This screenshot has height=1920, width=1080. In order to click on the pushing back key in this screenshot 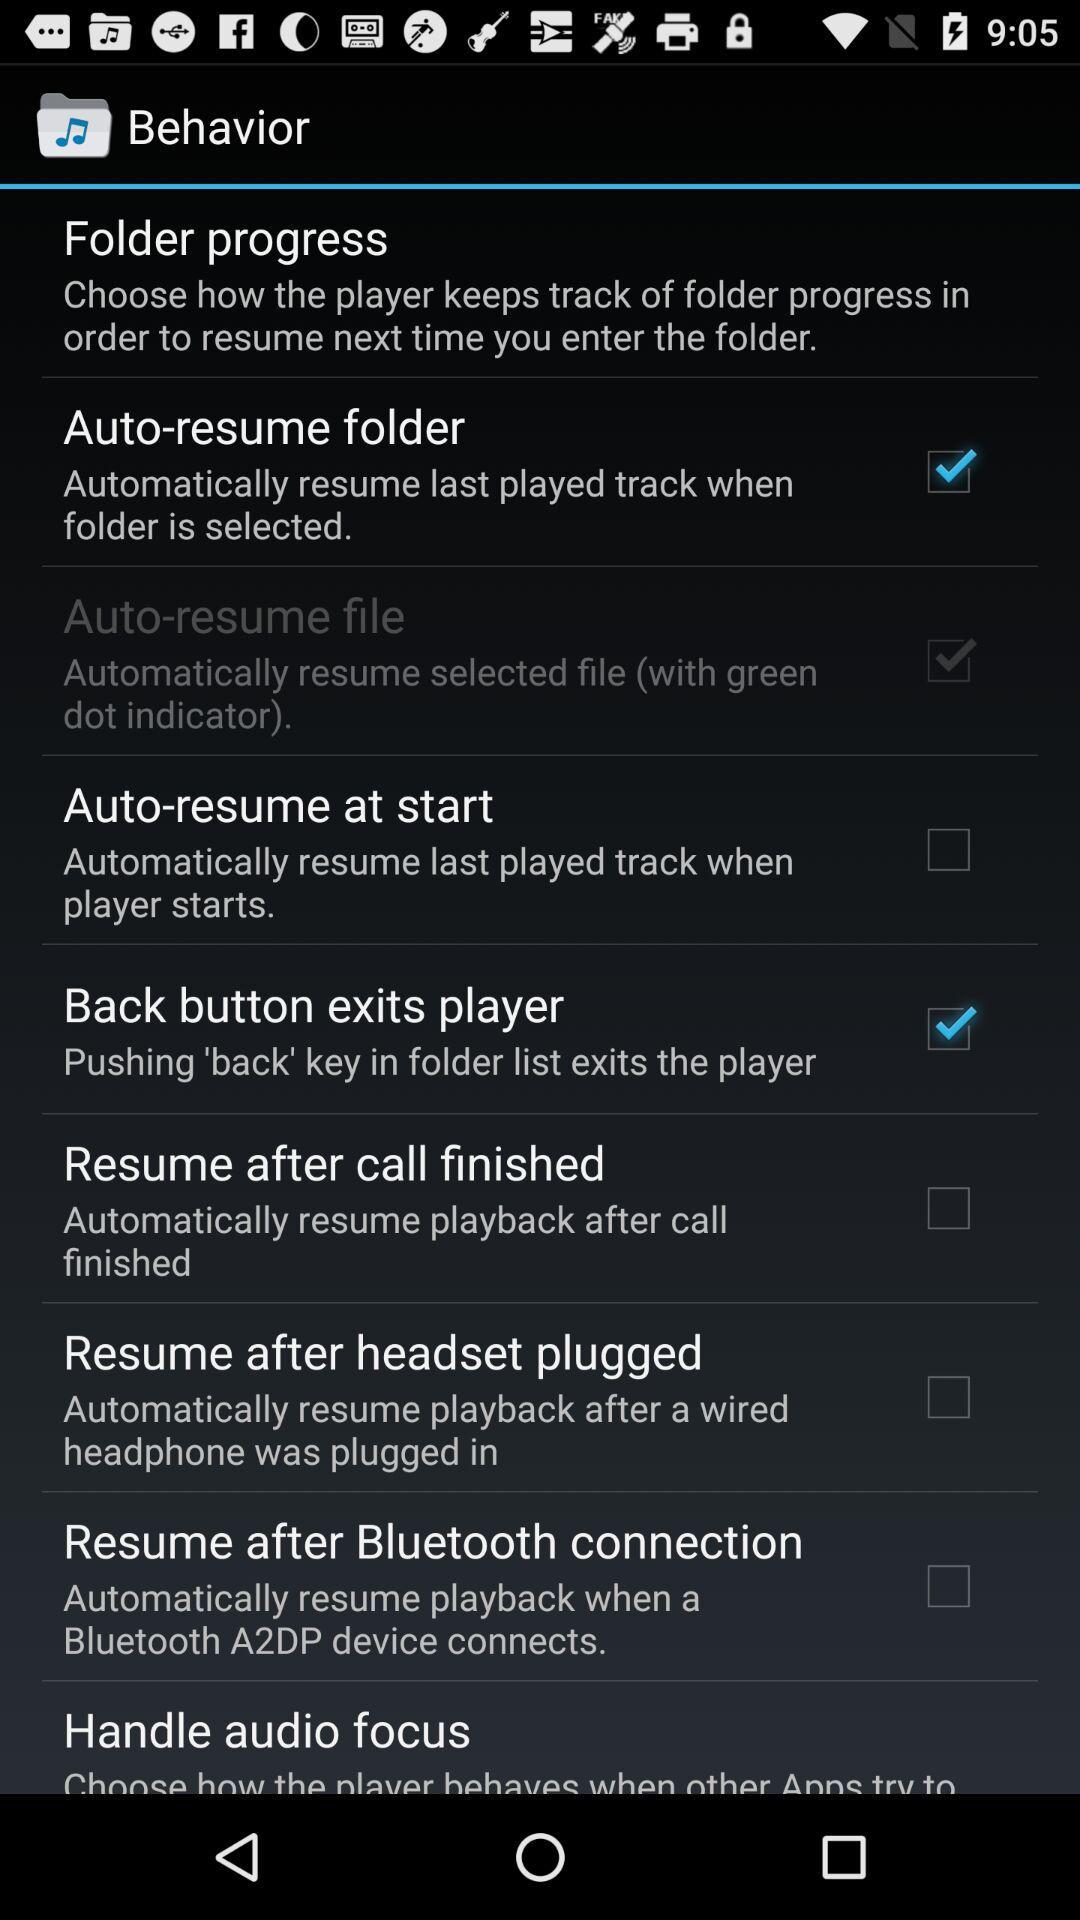, I will do `click(438, 1059)`.